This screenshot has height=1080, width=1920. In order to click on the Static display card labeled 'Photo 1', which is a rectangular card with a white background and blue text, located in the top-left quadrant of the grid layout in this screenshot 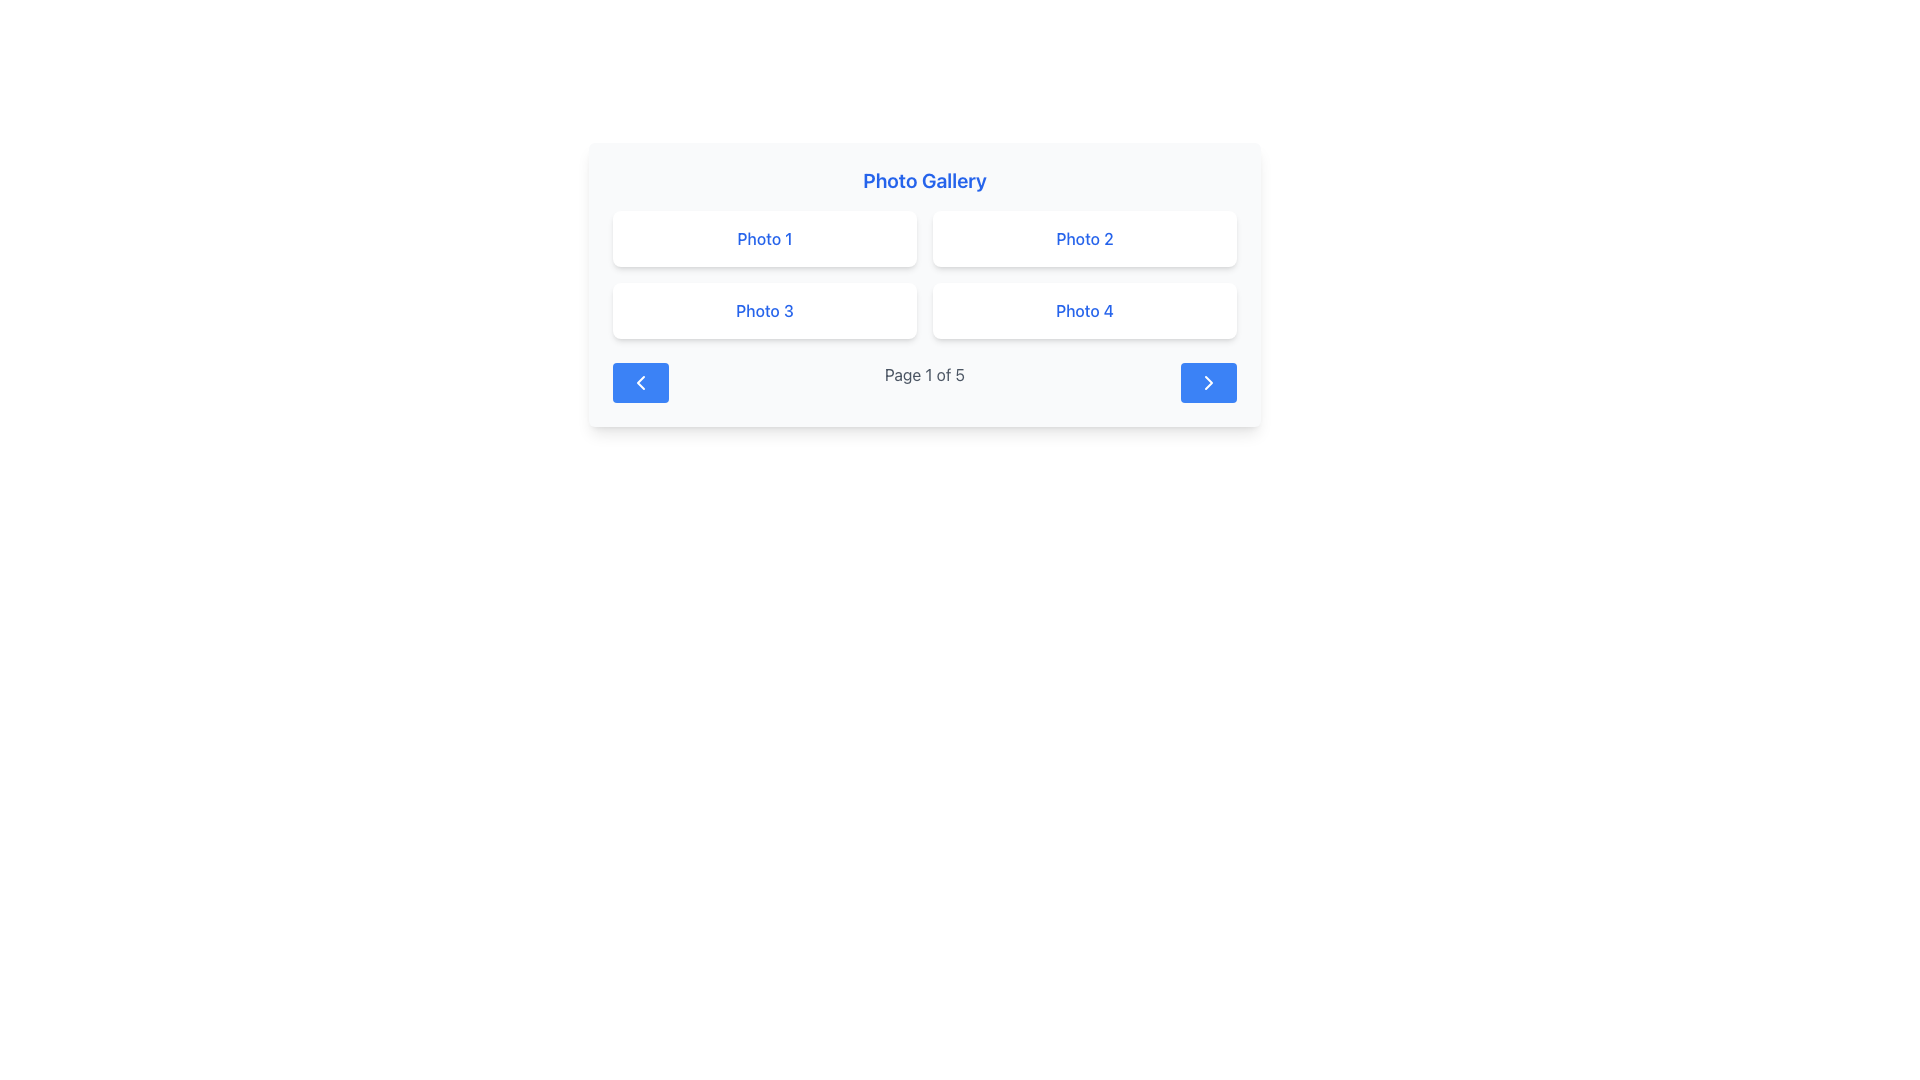, I will do `click(763, 238)`.